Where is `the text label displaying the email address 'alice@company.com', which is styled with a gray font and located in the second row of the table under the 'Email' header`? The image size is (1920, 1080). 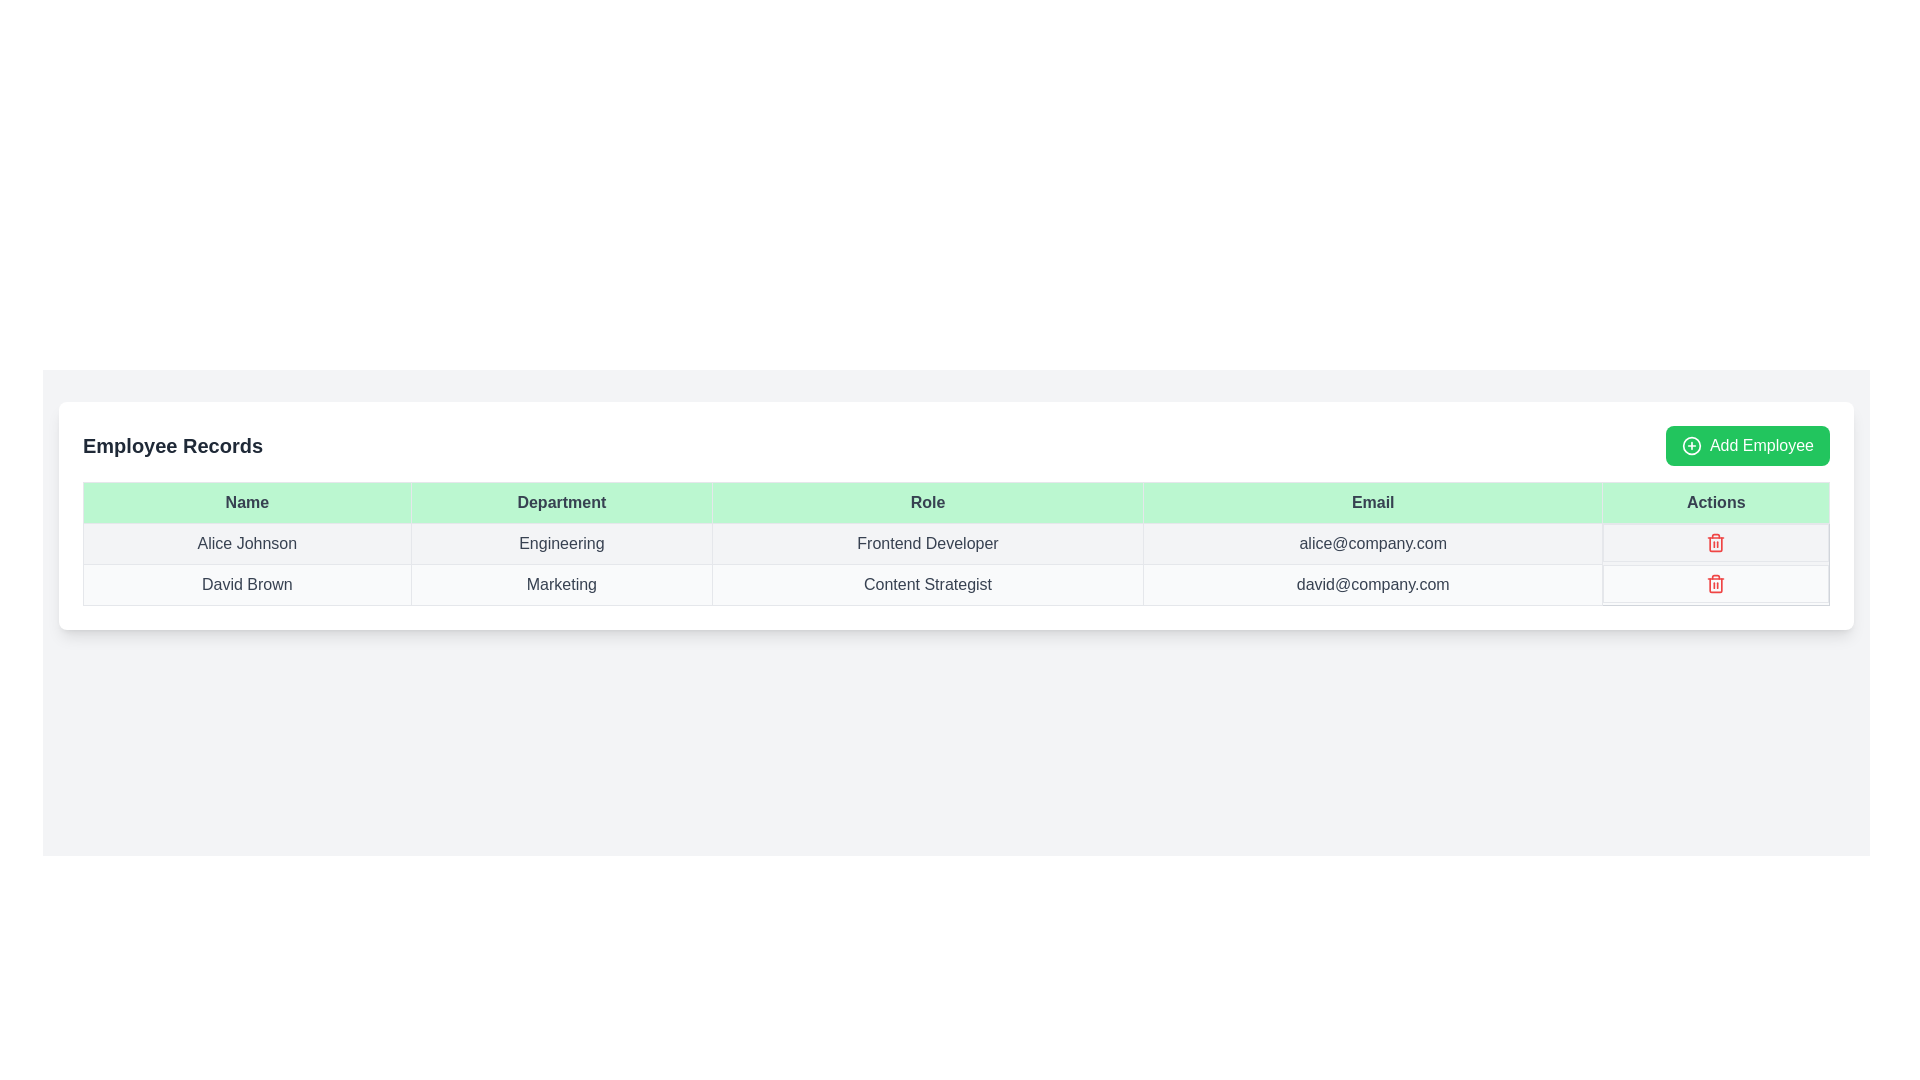 the text label displaying the email address 'alice@company.com', which is styled with a gray font and located in the second row of the table under the 'Email' header is located at coordinates (1372, 543).